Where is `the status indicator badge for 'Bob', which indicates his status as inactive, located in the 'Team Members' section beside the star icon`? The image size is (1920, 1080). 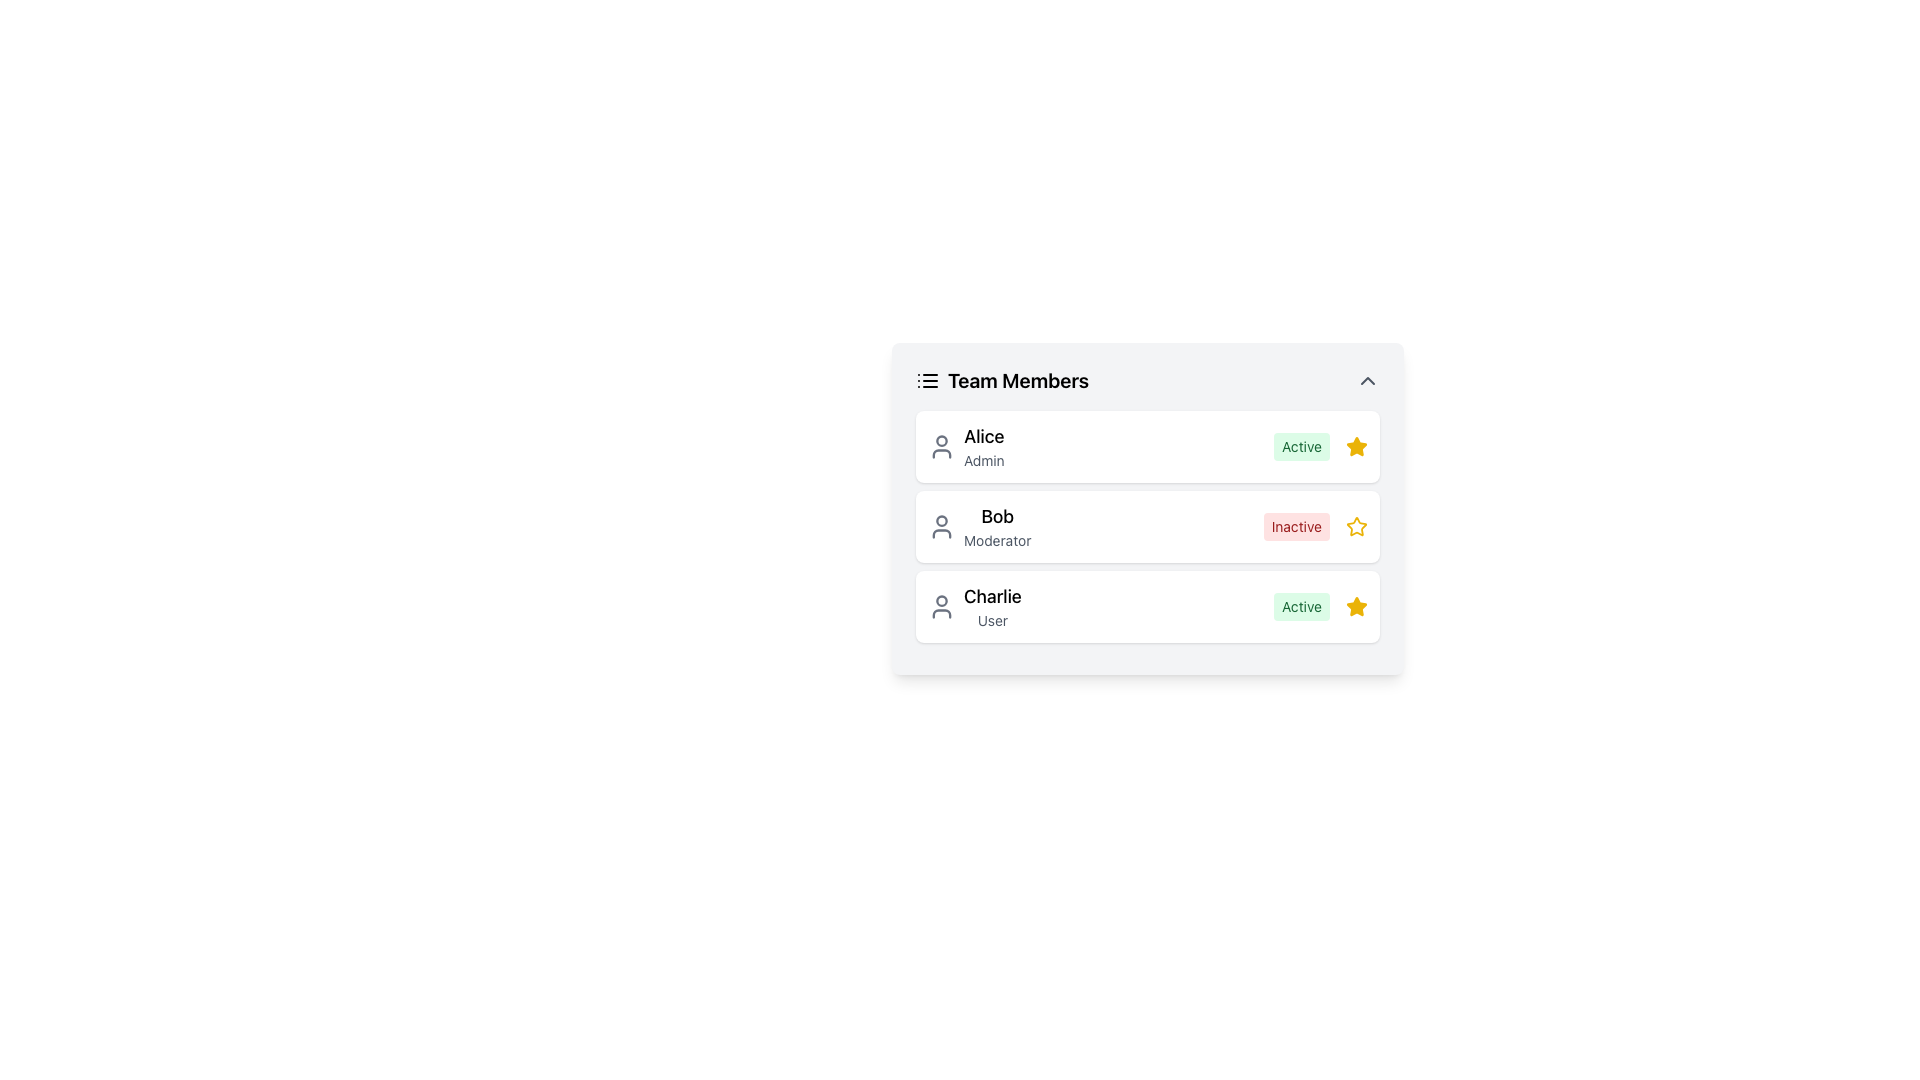 the status indicator badge for 'Bob', which indicates his status as inactive, located in the 'Team Members' section beside the star icon is located at coordinates (1296, 526).